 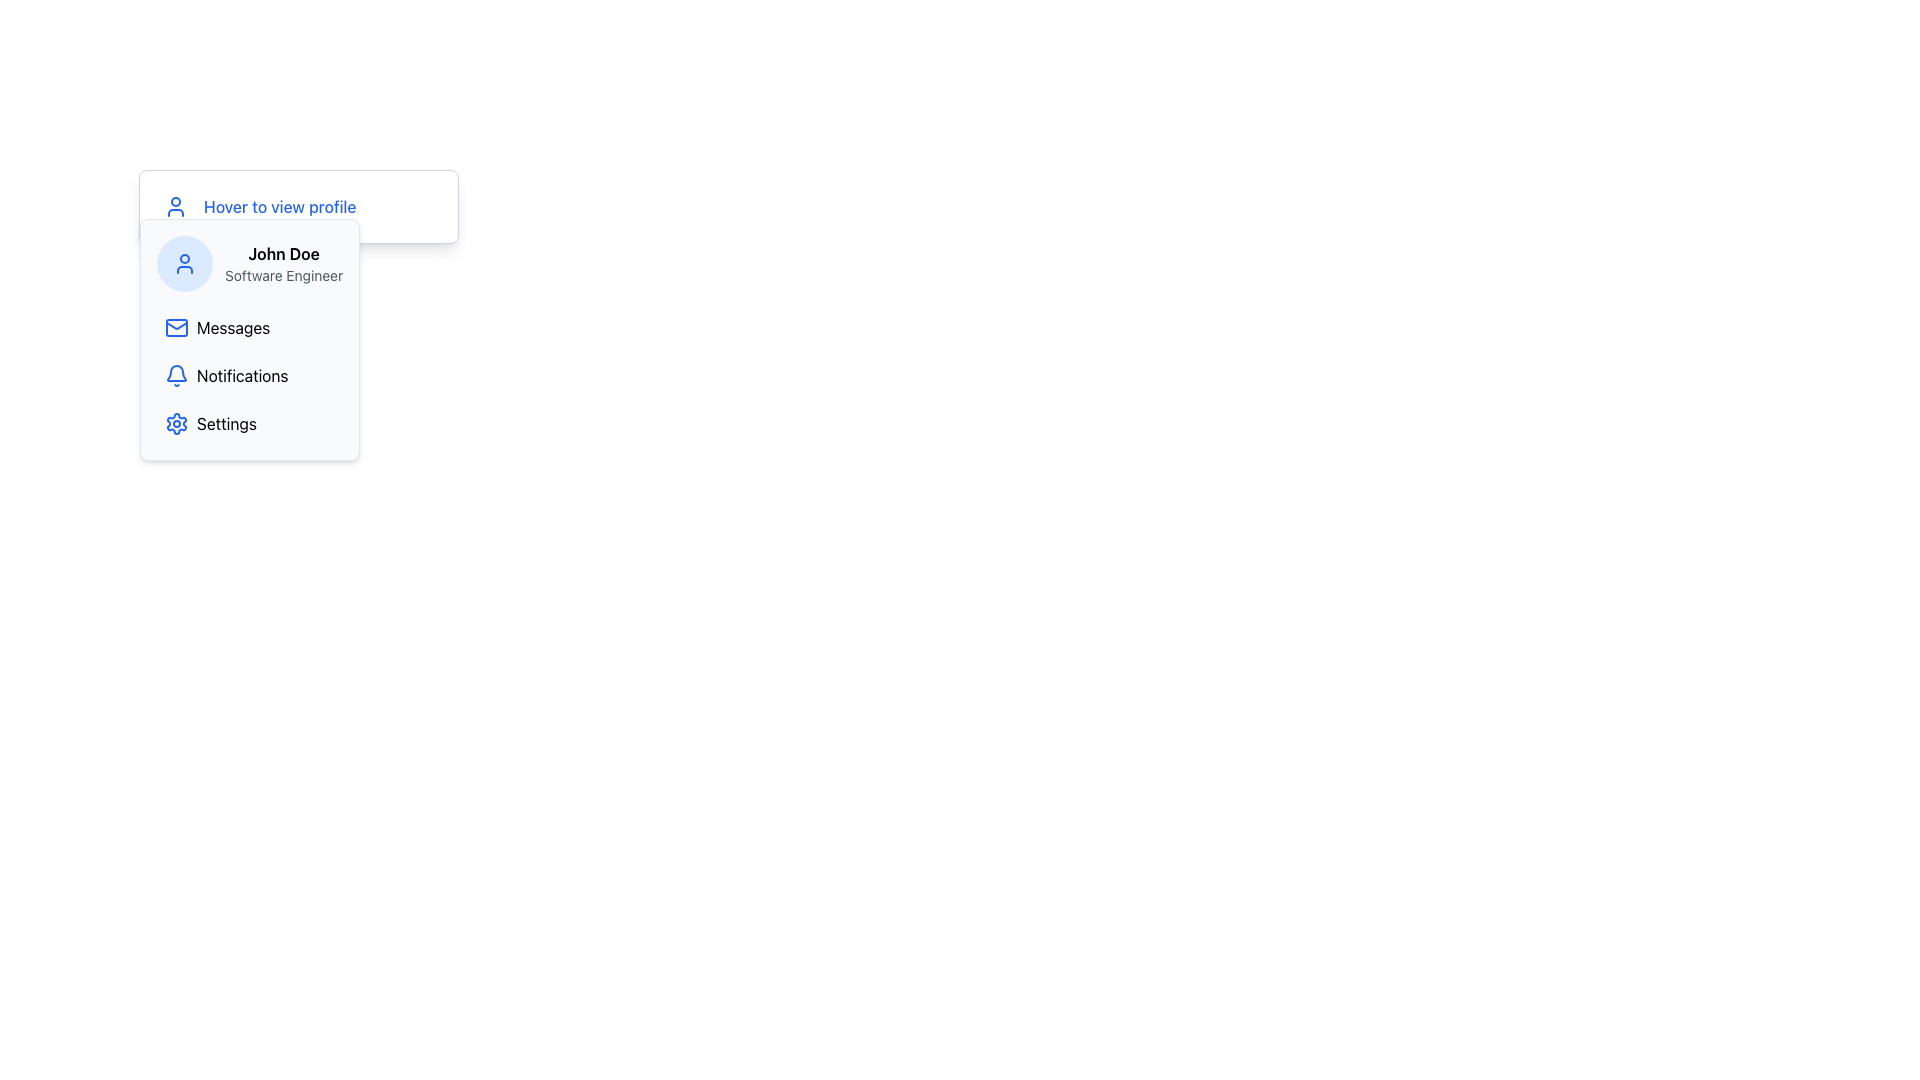 I want to click on the Text Label displaying 'John Doe' in bold font, located above the 'Software Engineer' text in the profile menu section, so click(x=283, y=253).